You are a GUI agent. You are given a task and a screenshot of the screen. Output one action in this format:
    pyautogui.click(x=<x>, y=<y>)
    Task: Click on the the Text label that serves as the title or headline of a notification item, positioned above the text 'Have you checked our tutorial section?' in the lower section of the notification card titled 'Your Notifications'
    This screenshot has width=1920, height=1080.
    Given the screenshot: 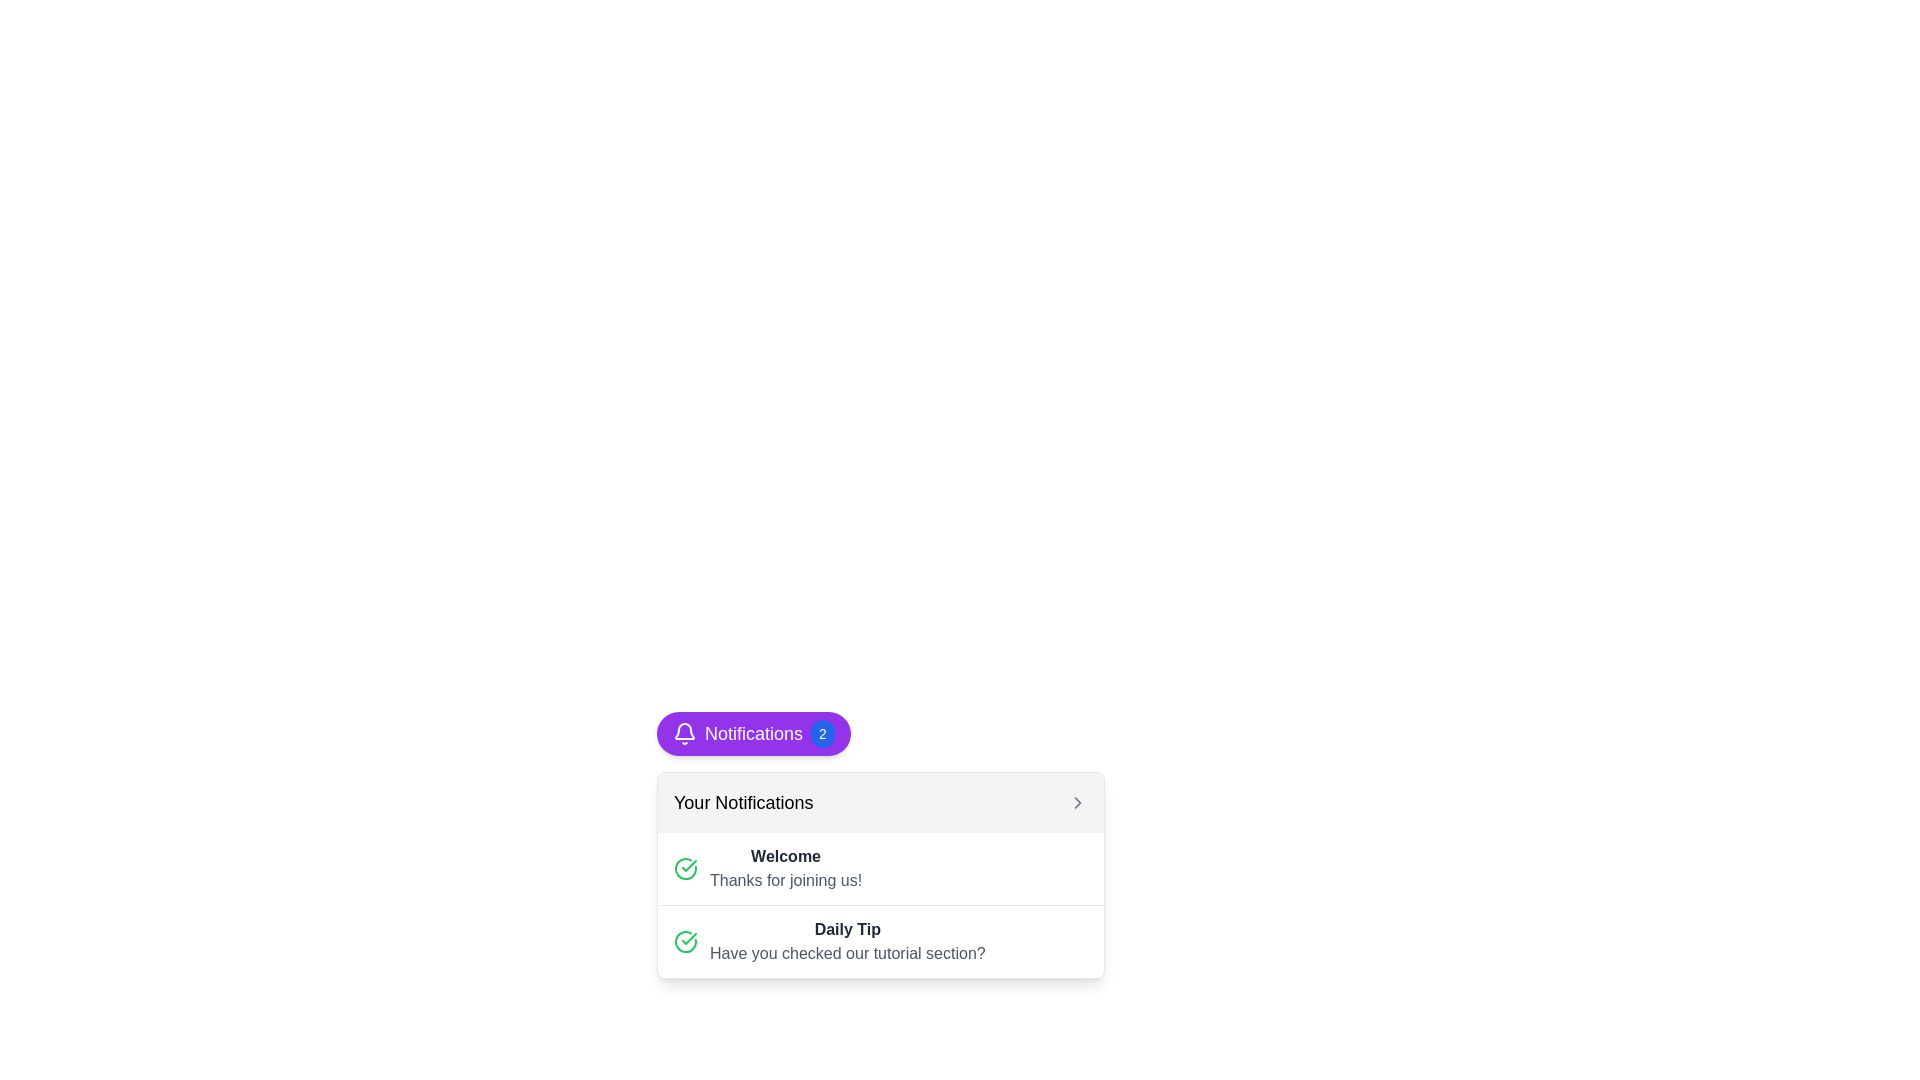 What is the action you would take?
    pyautogui.click(x=847, y=929)
    